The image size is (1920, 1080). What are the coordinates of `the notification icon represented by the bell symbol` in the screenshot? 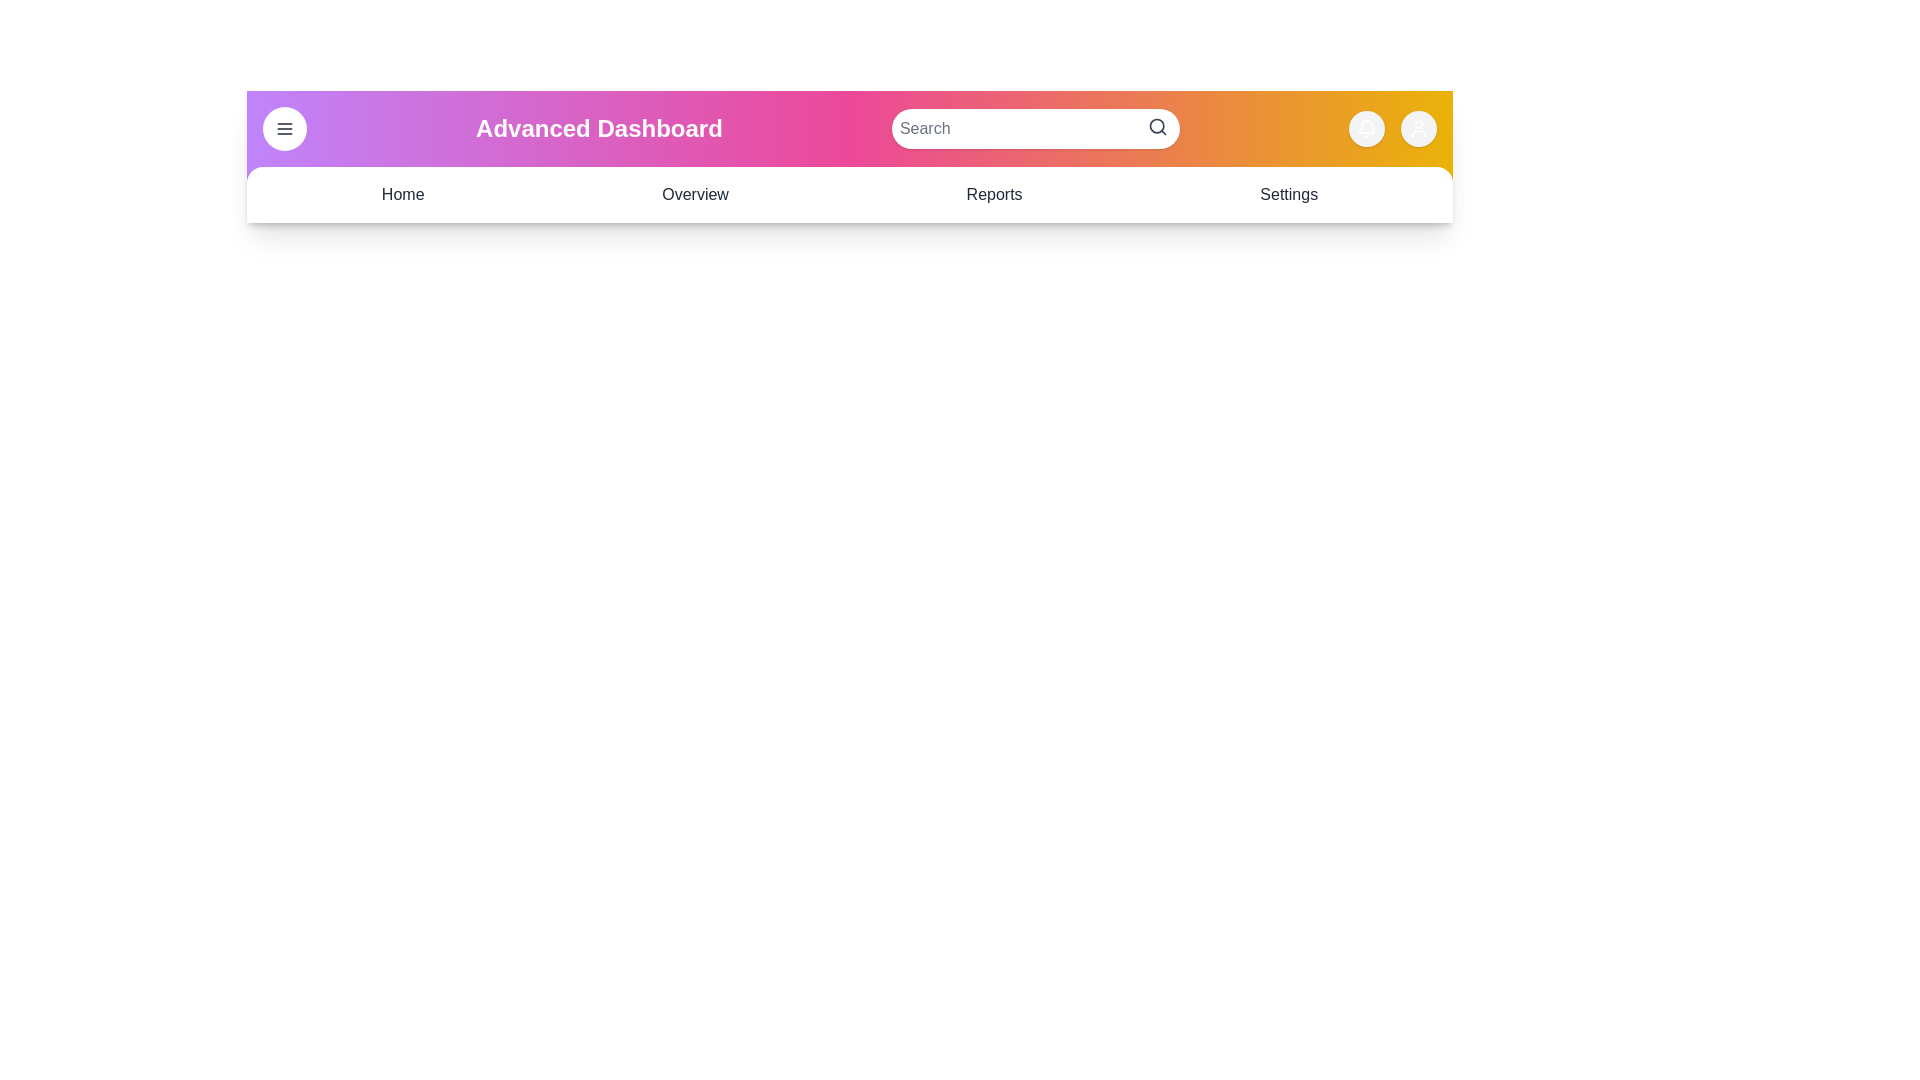 It's located at (1366, 128).